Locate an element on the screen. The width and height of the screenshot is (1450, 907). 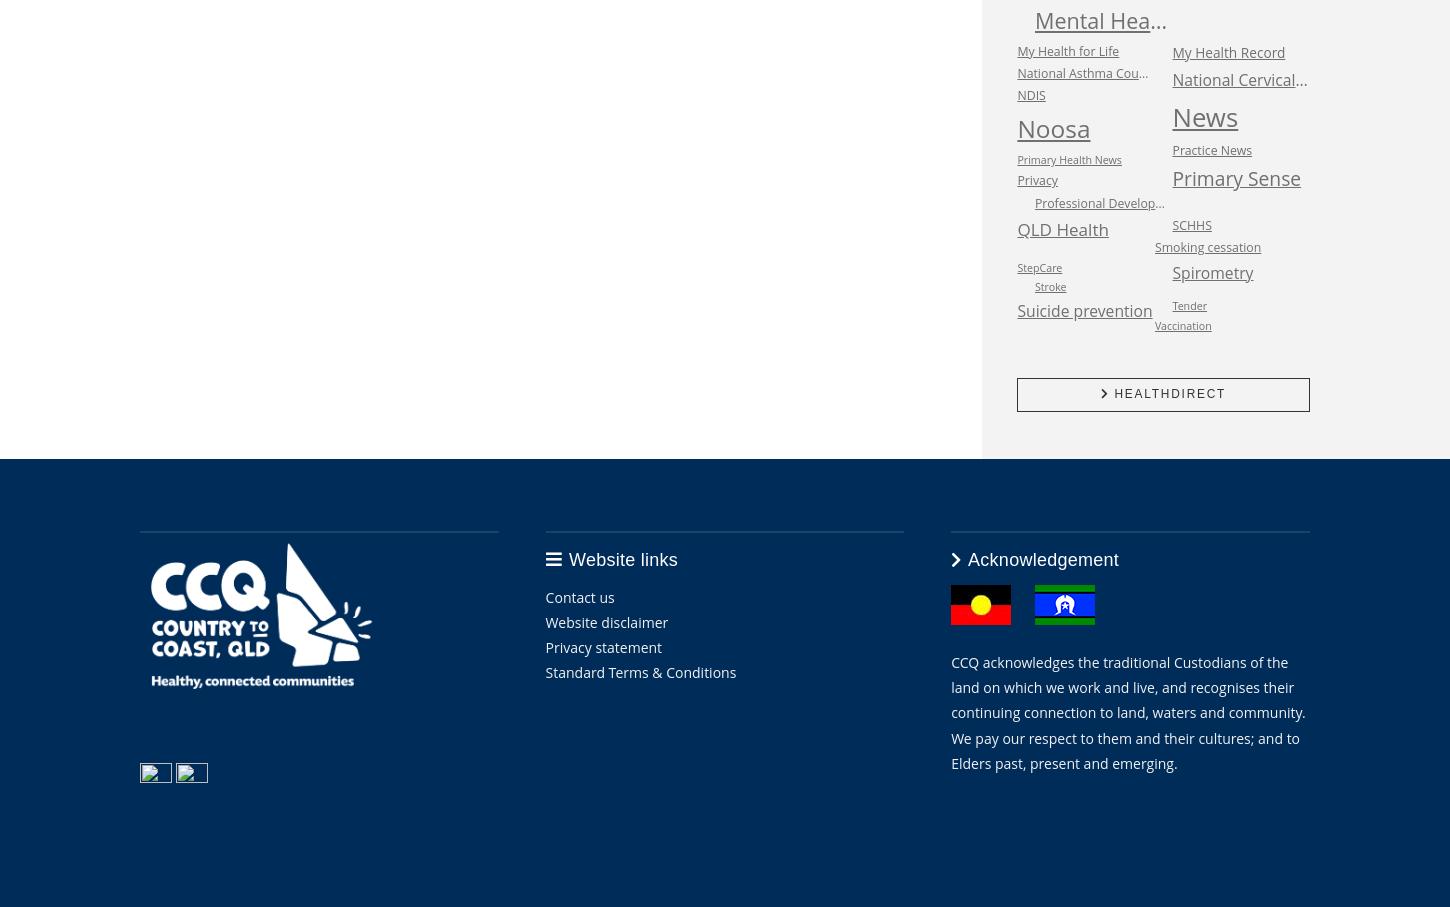
'StepCare' is located at coordinates (1017, 266).